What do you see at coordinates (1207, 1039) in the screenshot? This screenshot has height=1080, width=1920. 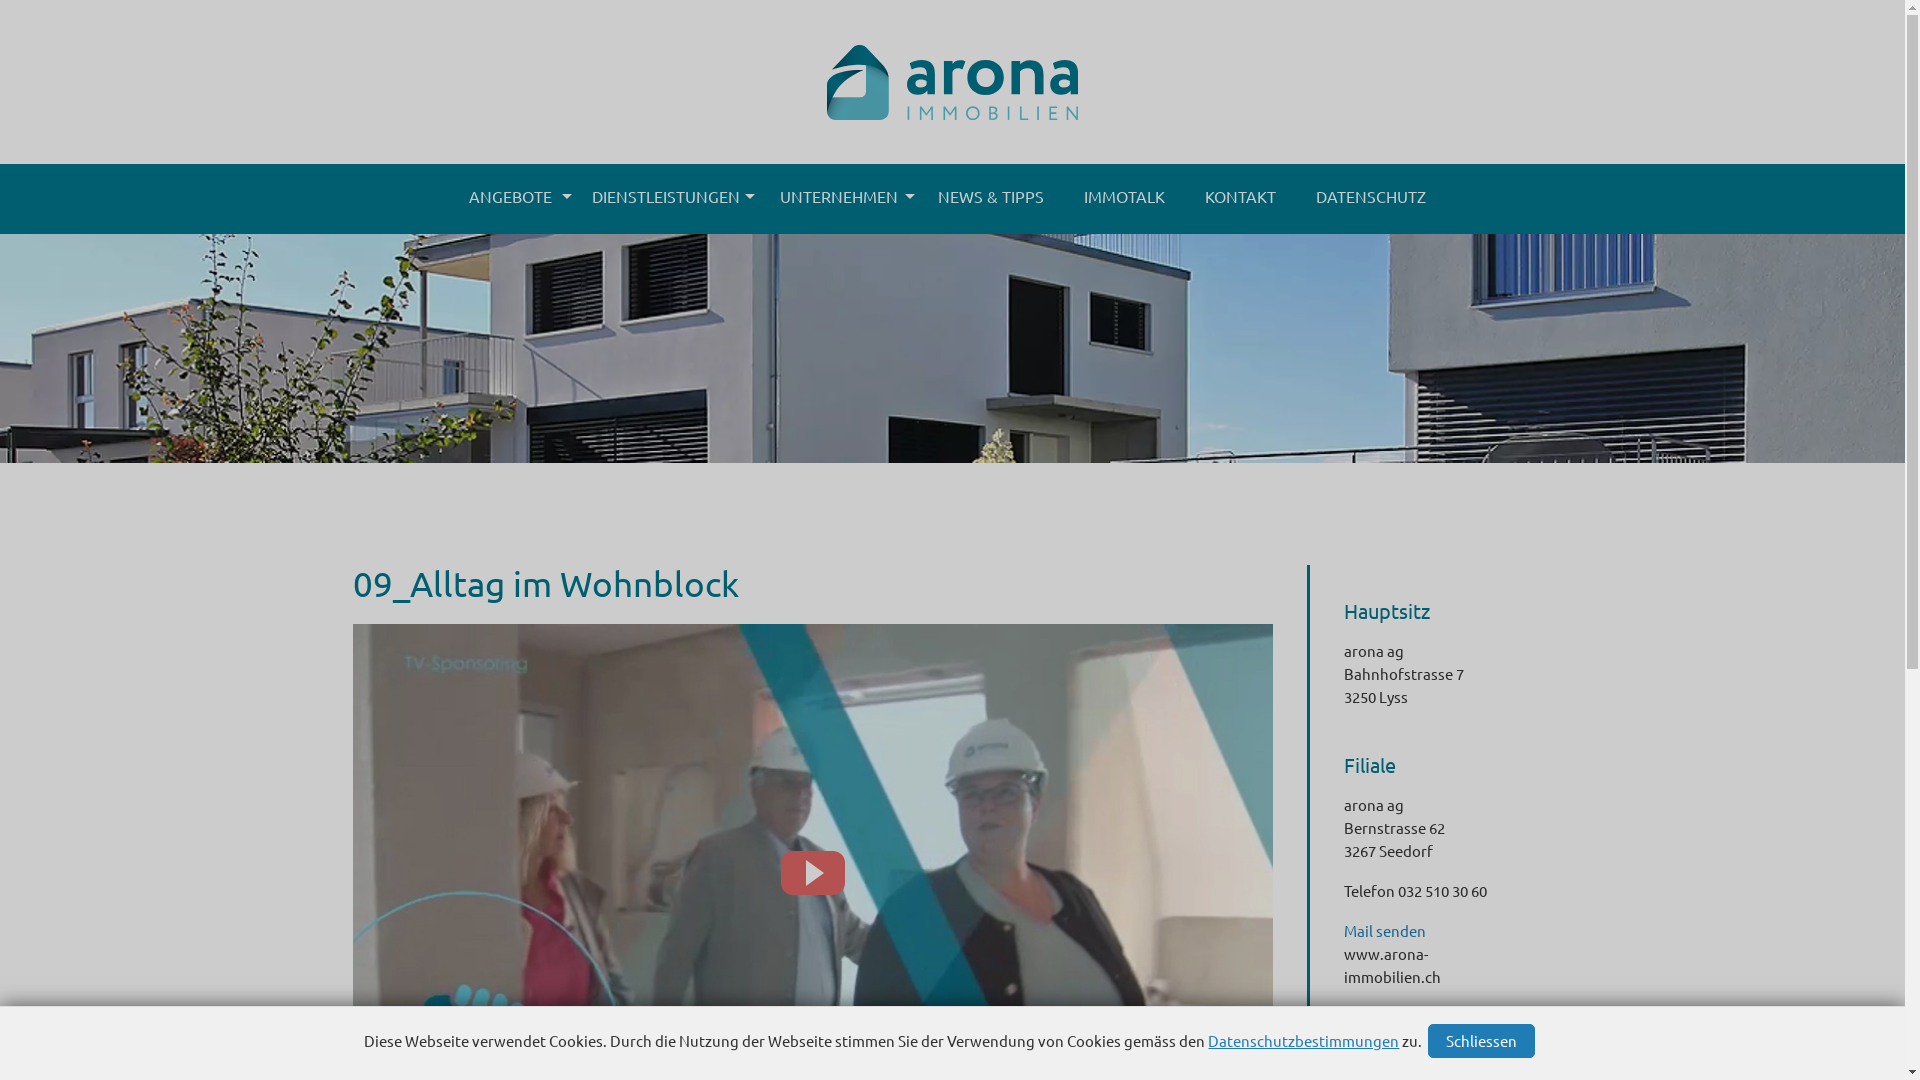 I see `'Datenschutzbestimmungen'` at bounding box center [1207, 1039].